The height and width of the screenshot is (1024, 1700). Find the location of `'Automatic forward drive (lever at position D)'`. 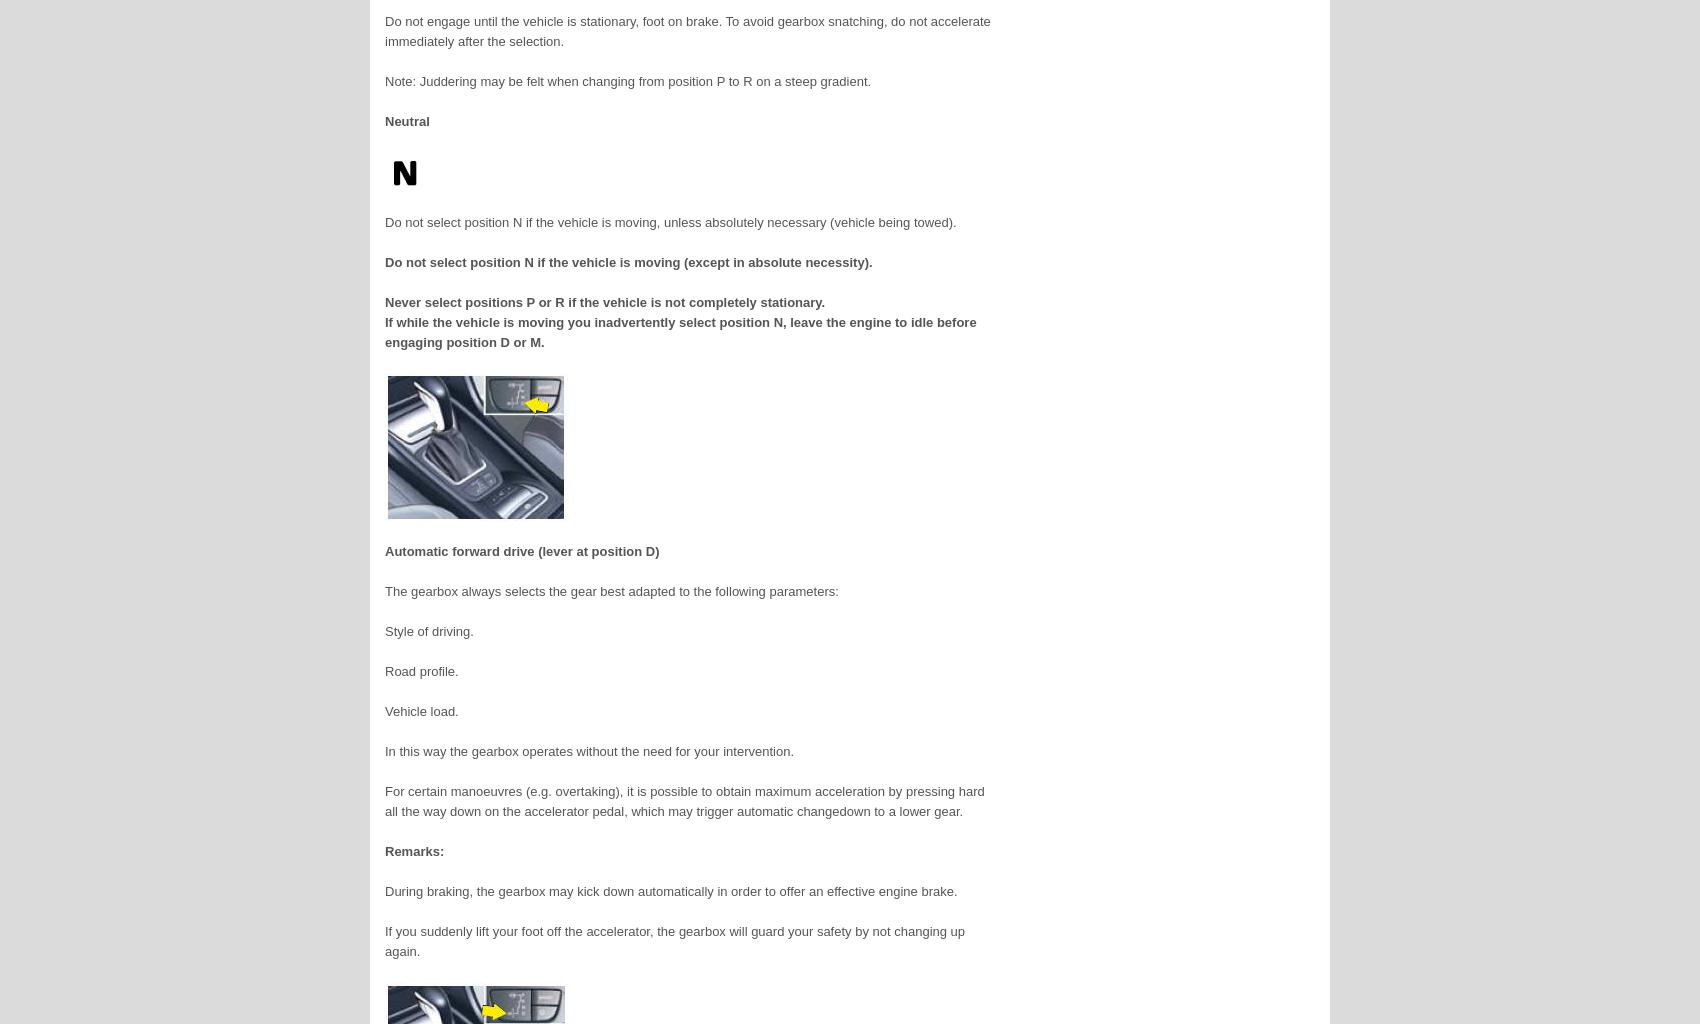

'Automatic forward drive (lever at position D)' is located at coordinates (522, 551).